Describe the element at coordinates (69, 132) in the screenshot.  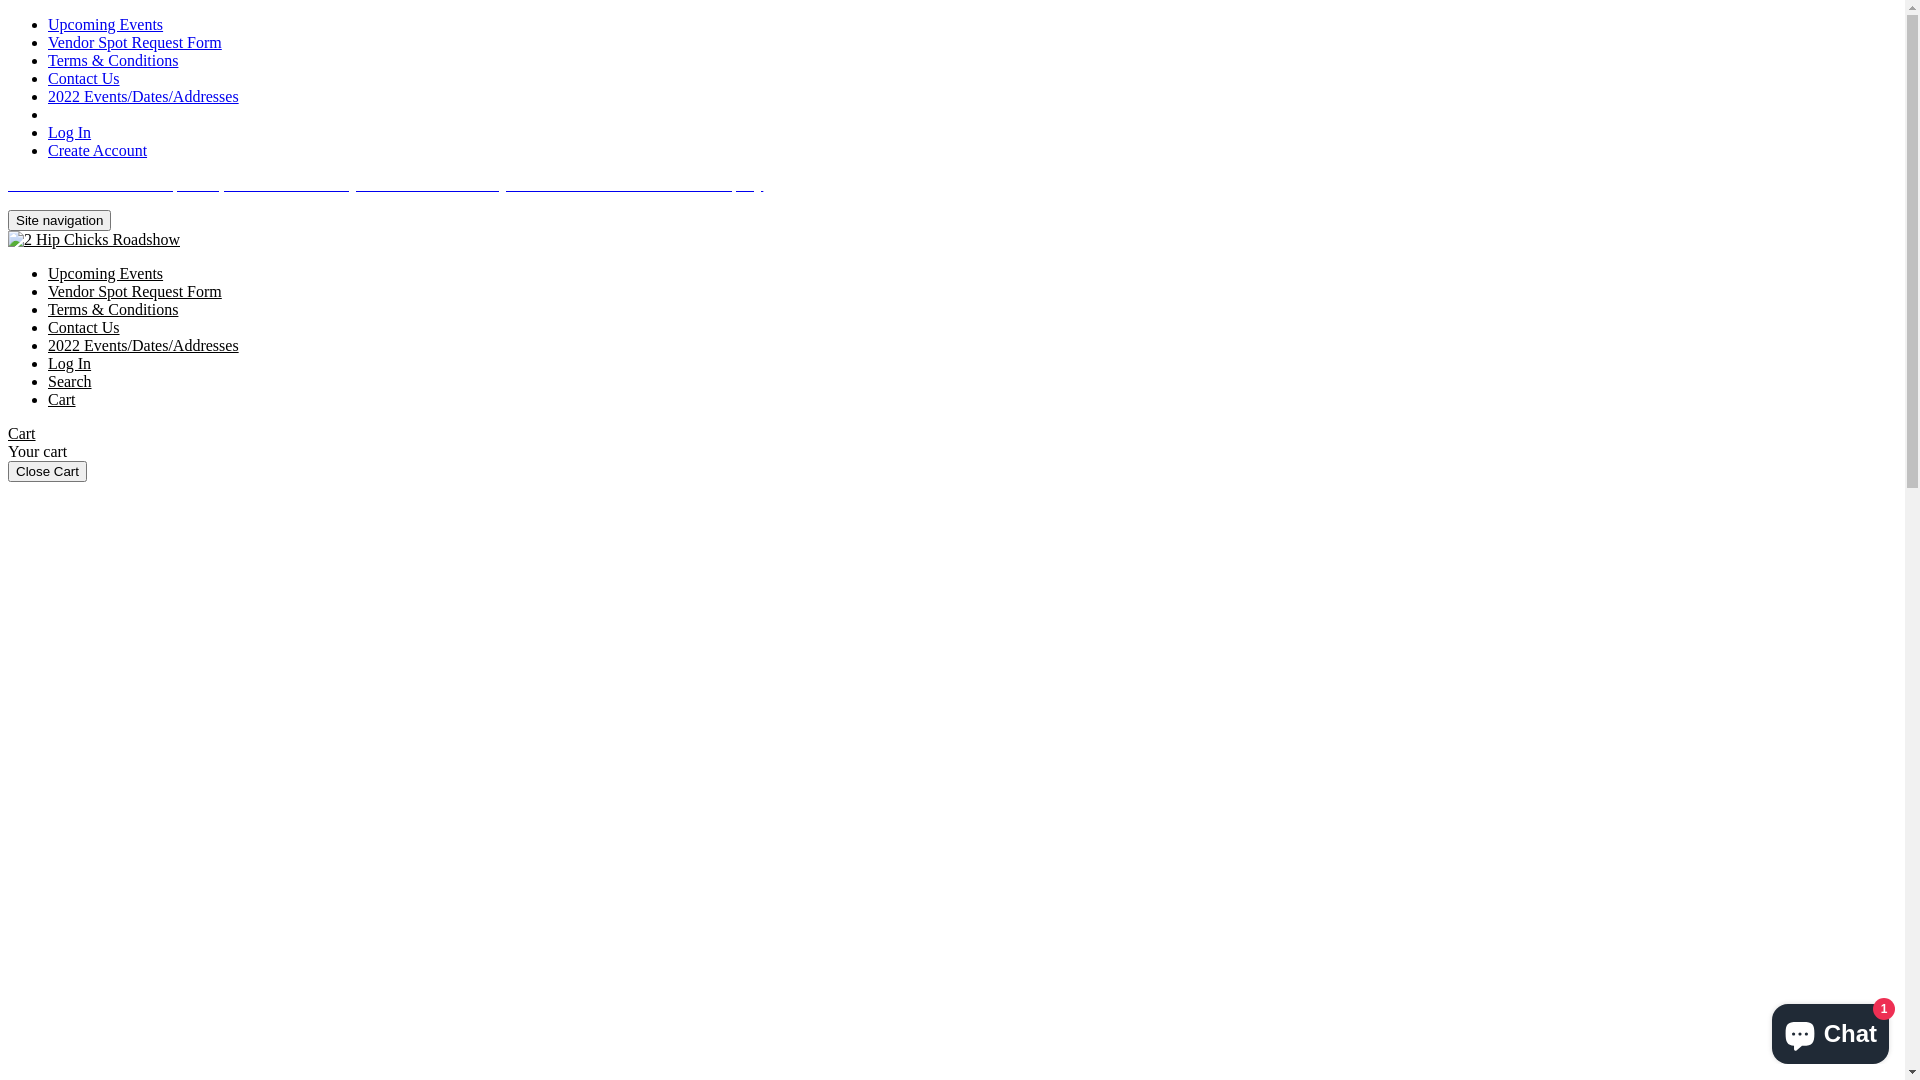
I see `'Log In'` at that location.